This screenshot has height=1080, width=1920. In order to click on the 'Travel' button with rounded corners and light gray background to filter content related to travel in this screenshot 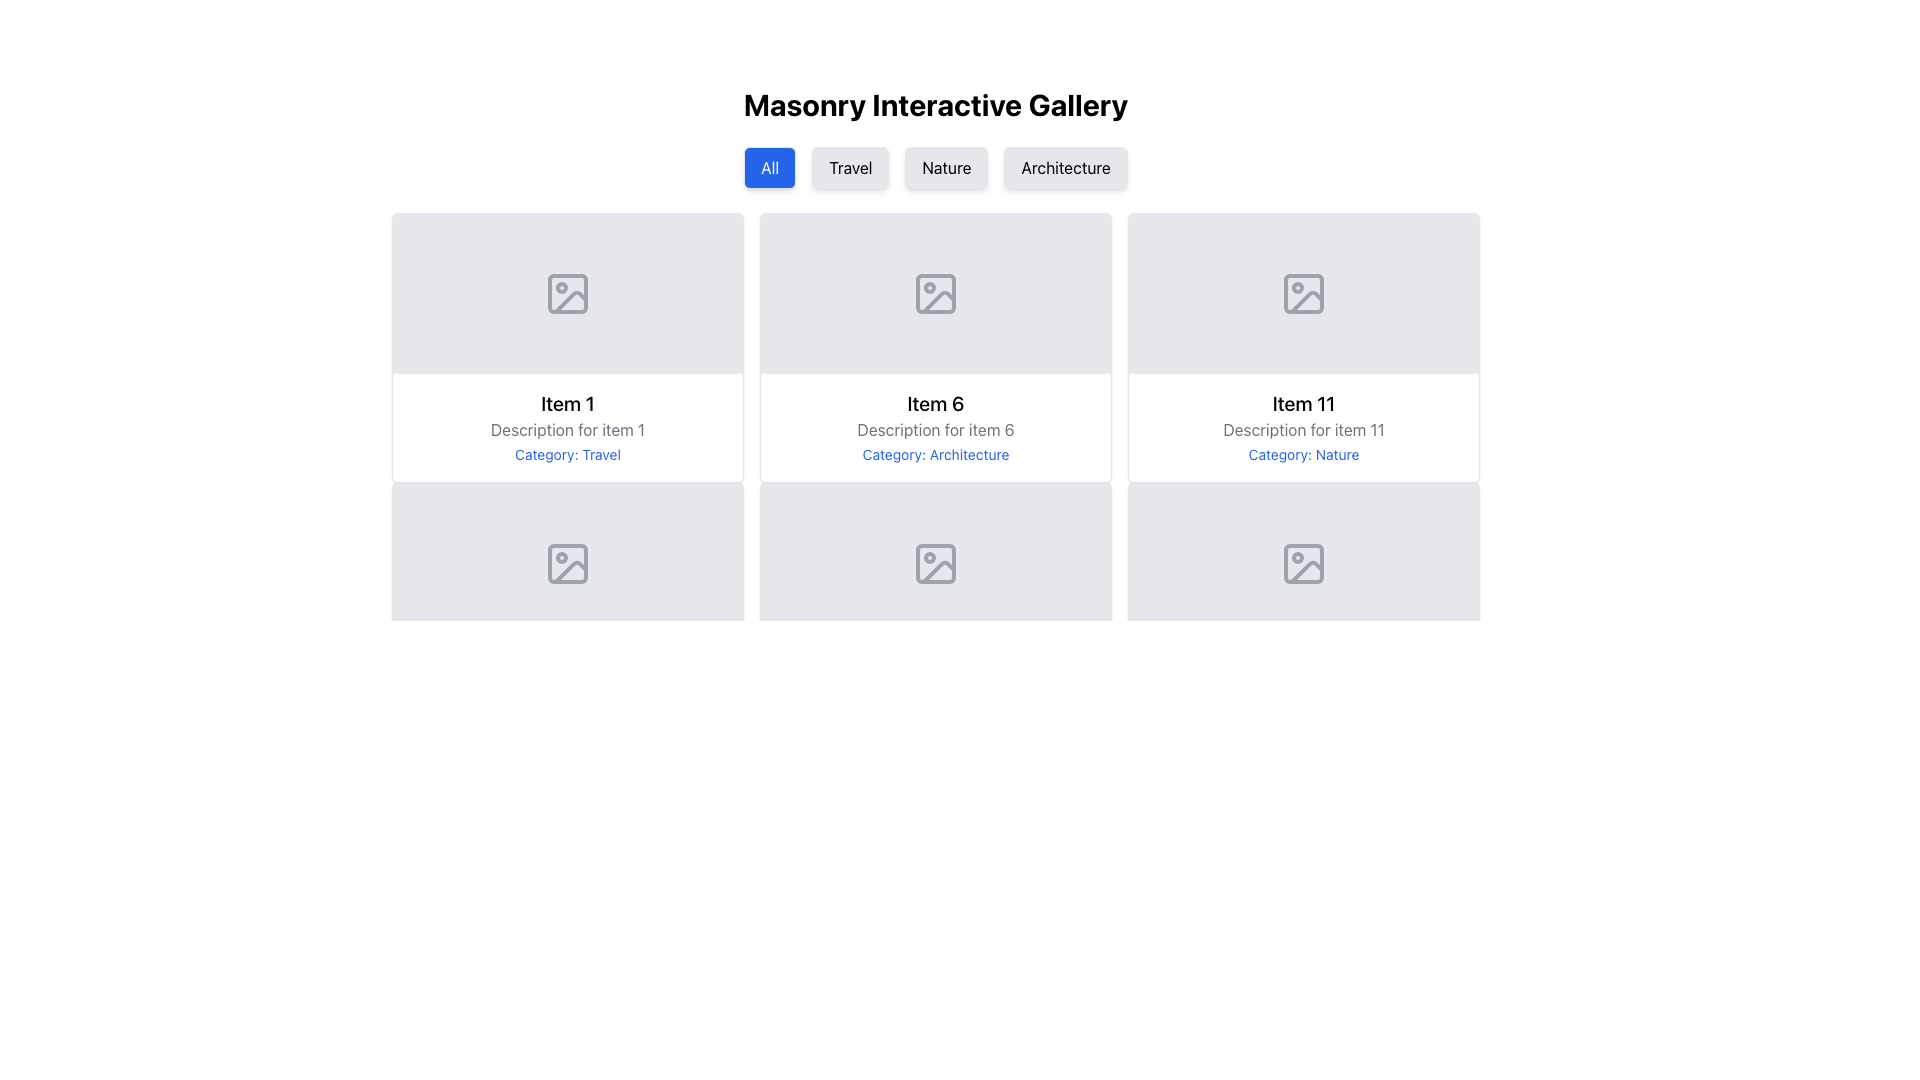, I will do `click(850, 167)`.